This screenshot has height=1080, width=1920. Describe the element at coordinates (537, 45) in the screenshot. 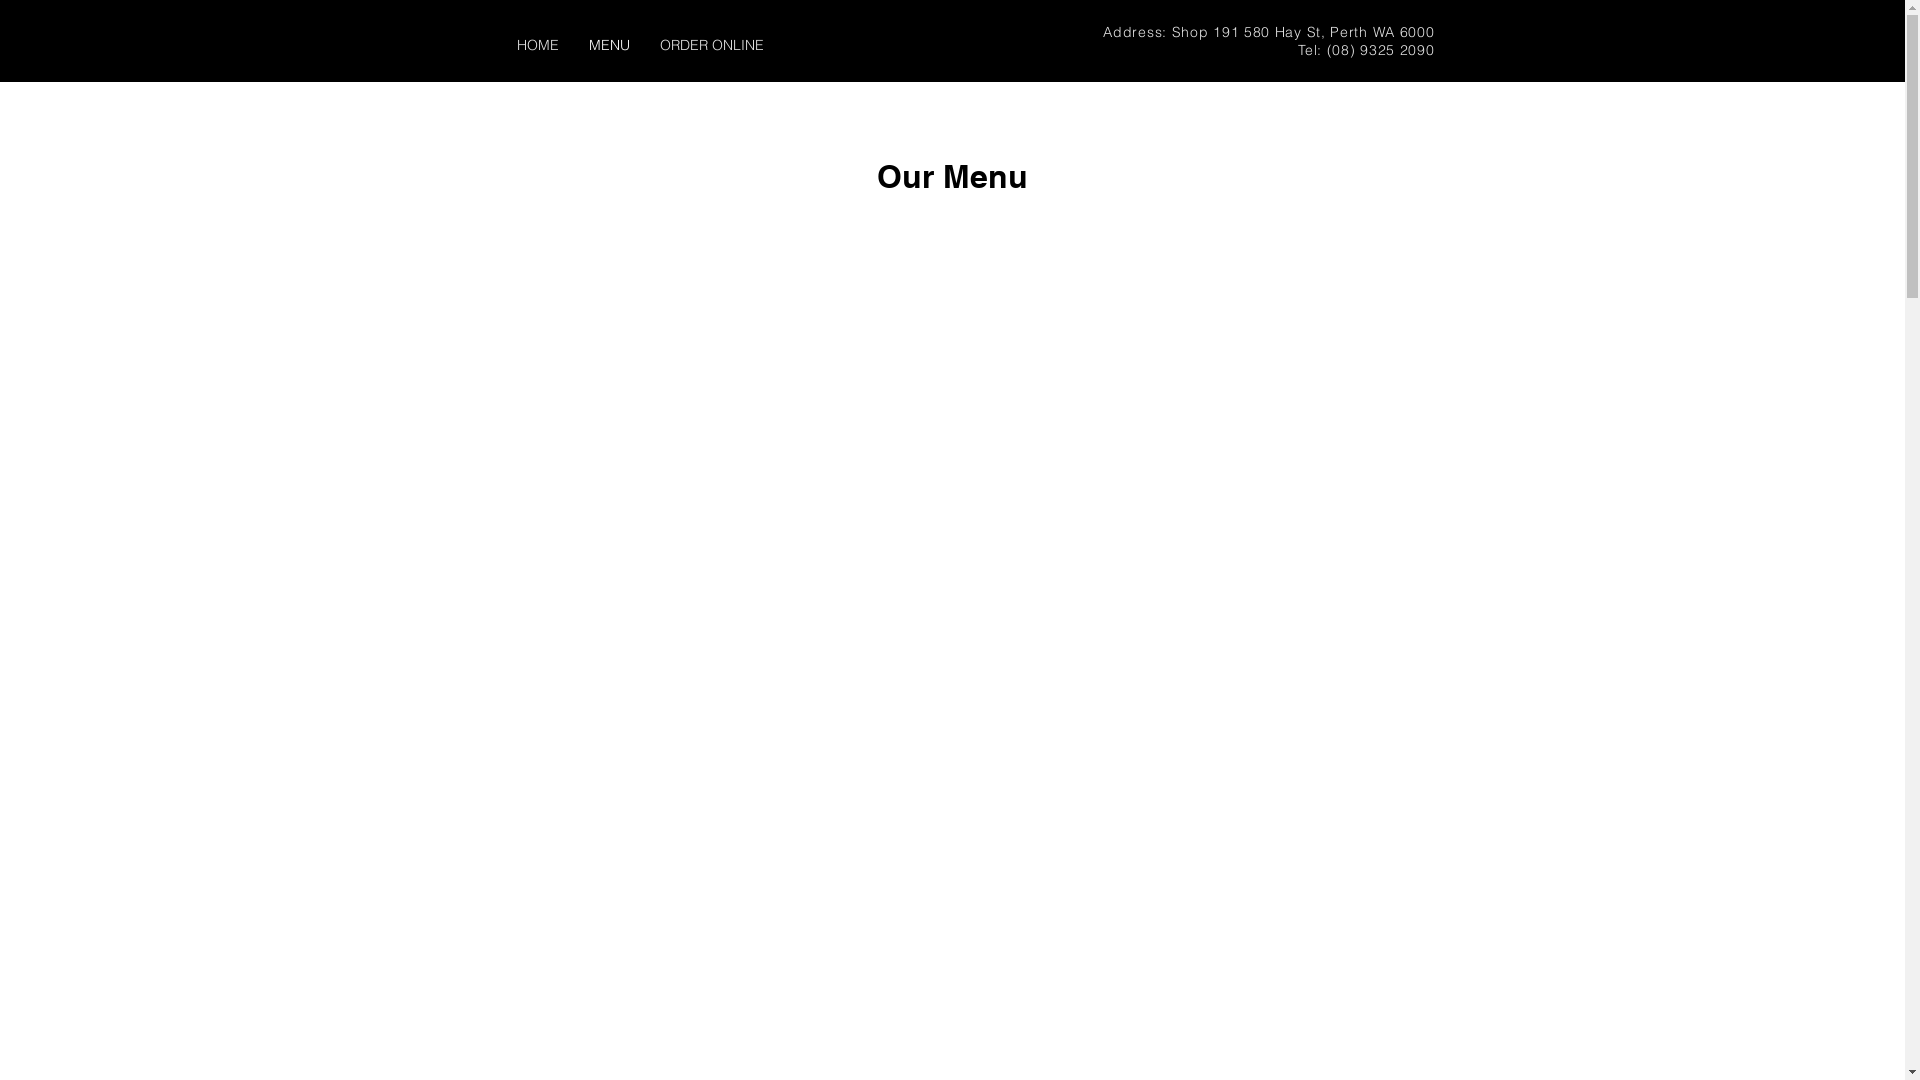

I see `'HOME'` at that location.